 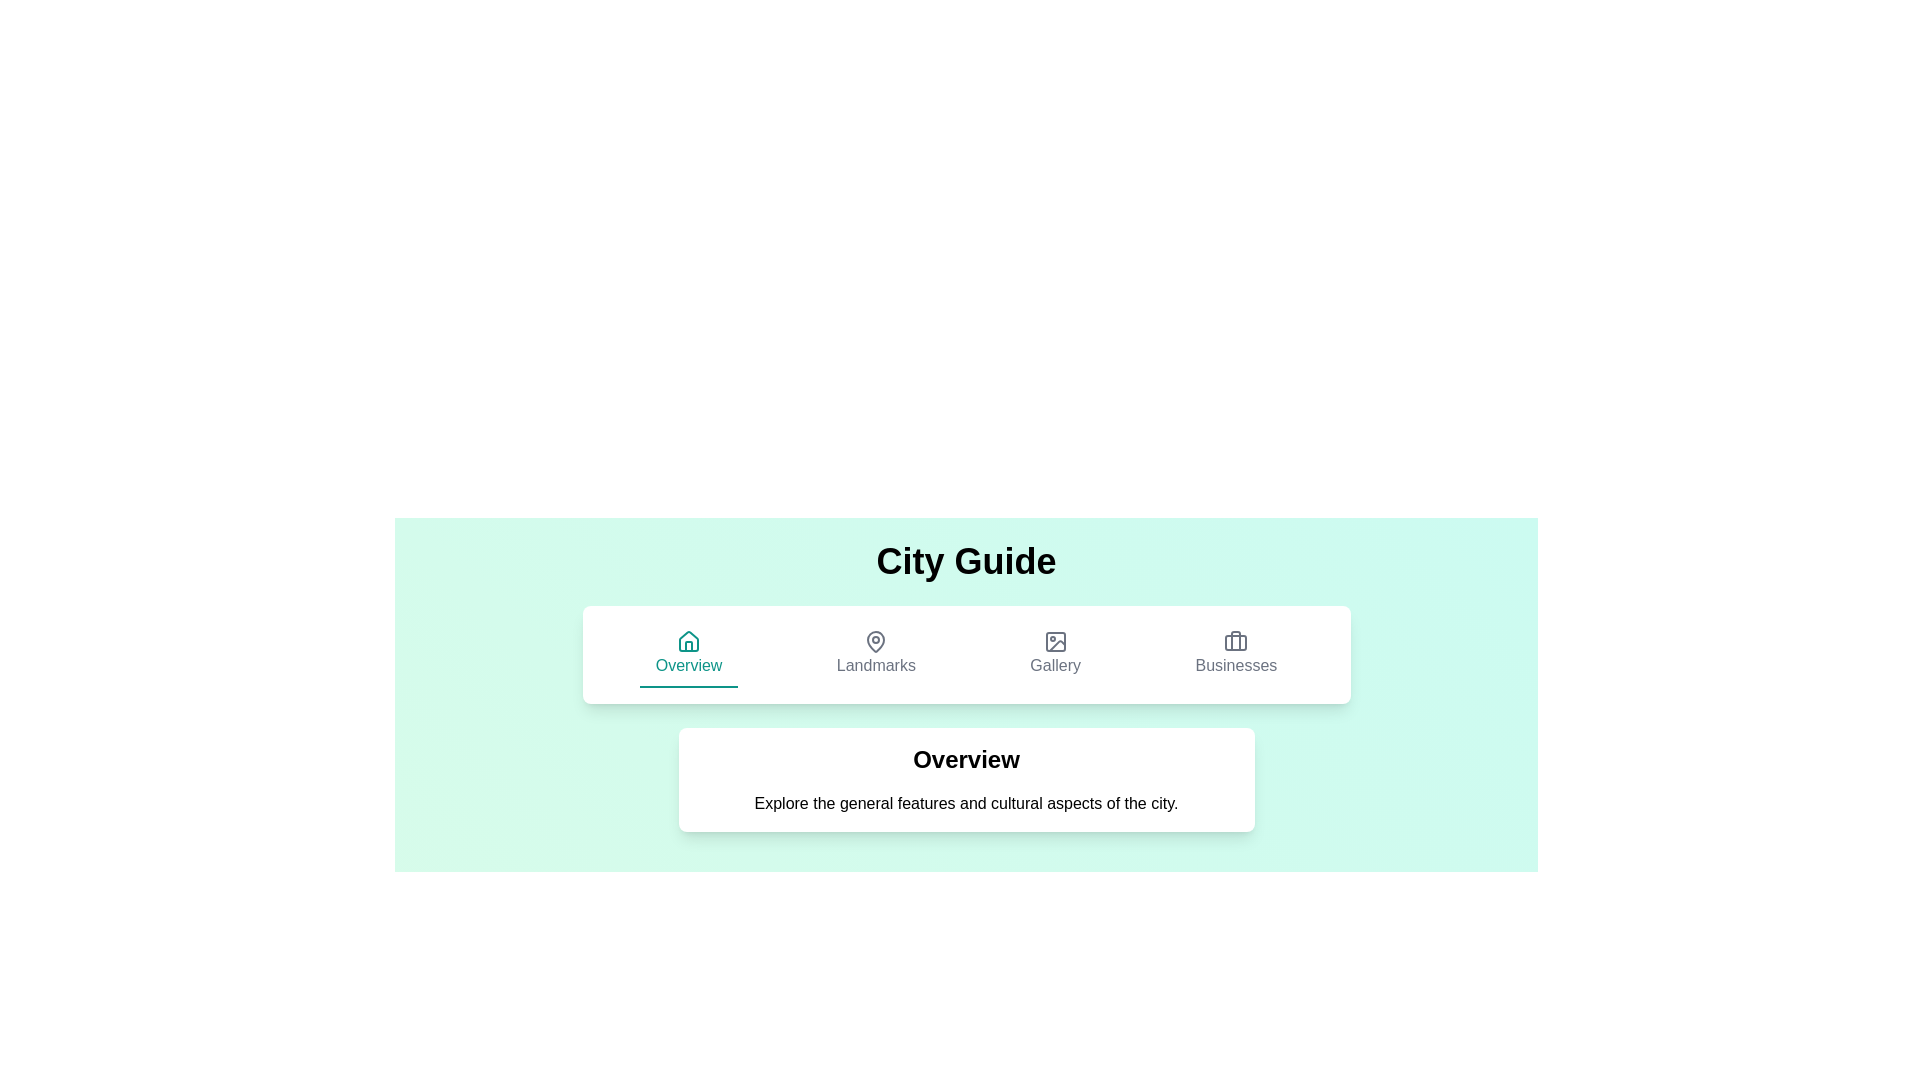 What do you see at coordinates (1054, 666) in the screenshot?
I see `text content of the label displaying 'Gallery', which is a gray, centered text label located in the navigation bar beneath an icon` at bounding box center [1054, 666].